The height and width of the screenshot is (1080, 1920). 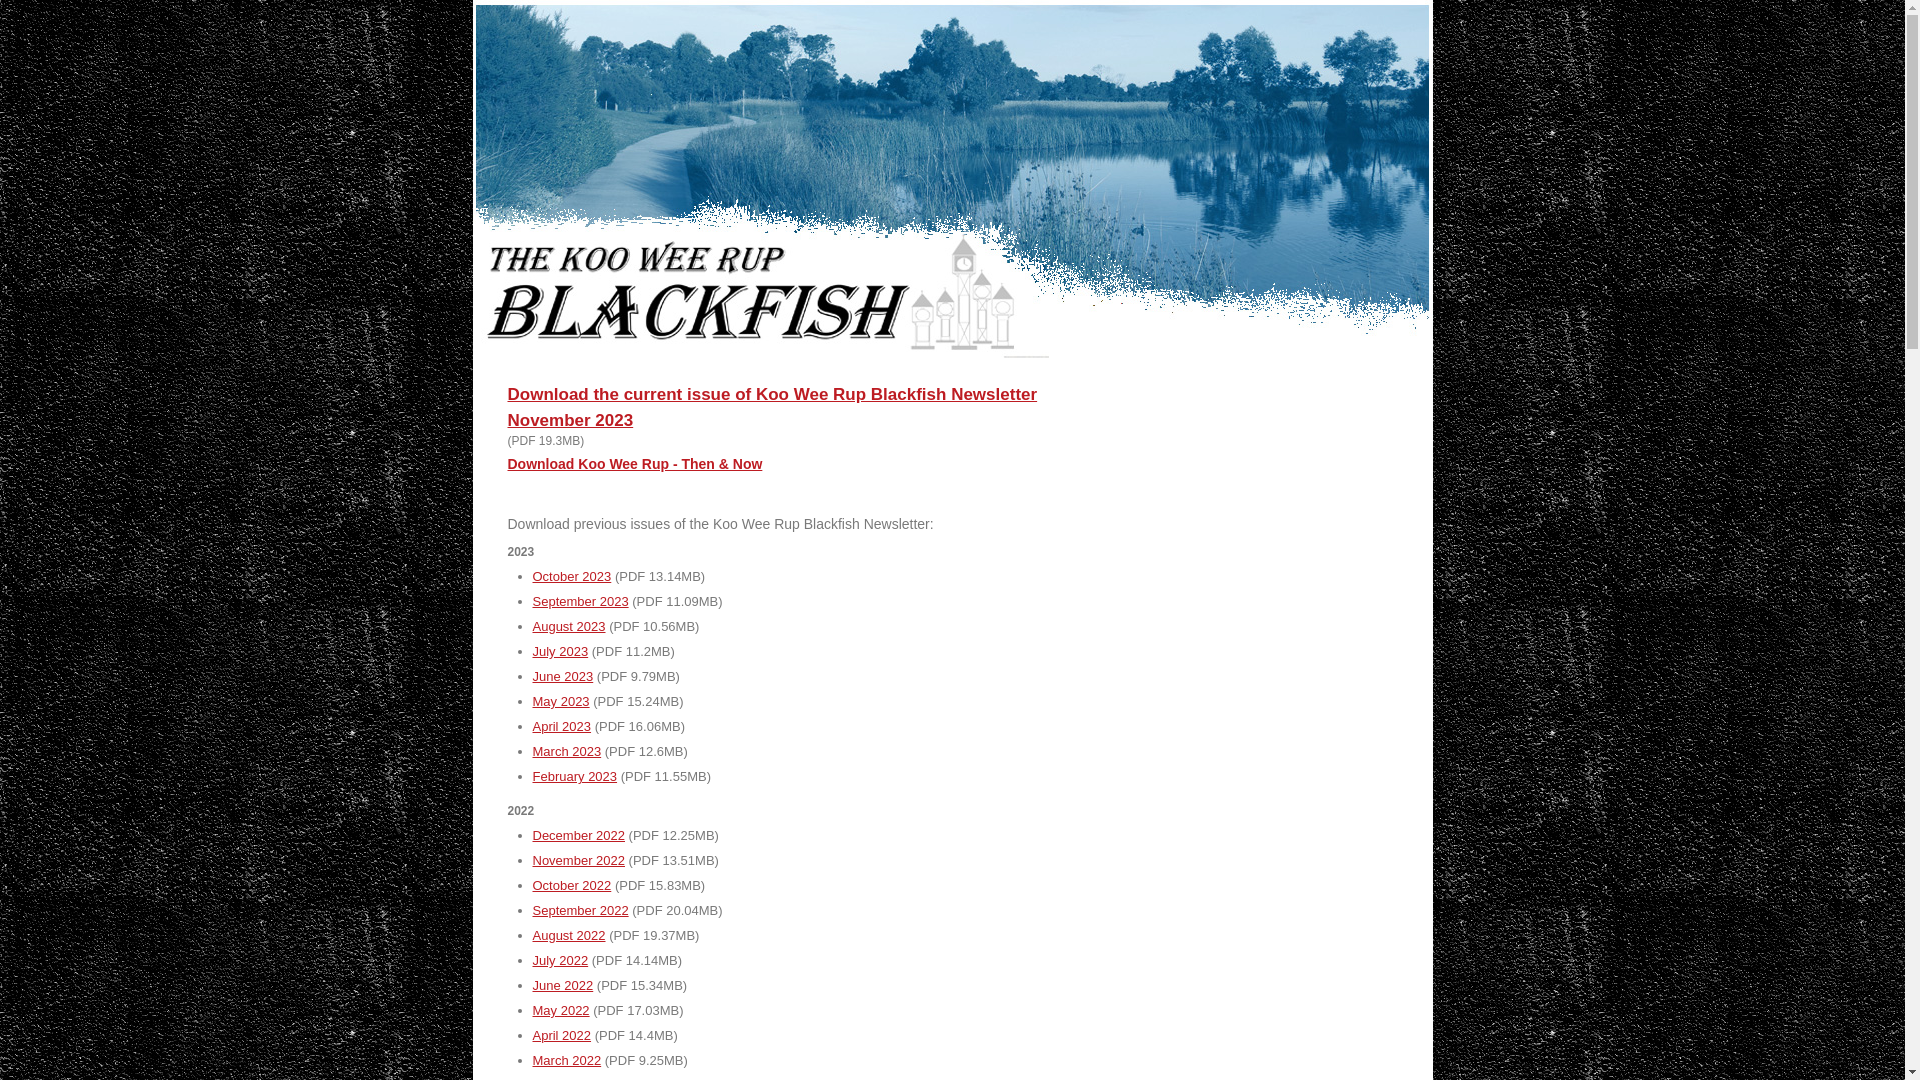 What do you see at coordinates (570, 576) in the screenshot?
I see `'October 2023'` at bounding box center [570, 576].